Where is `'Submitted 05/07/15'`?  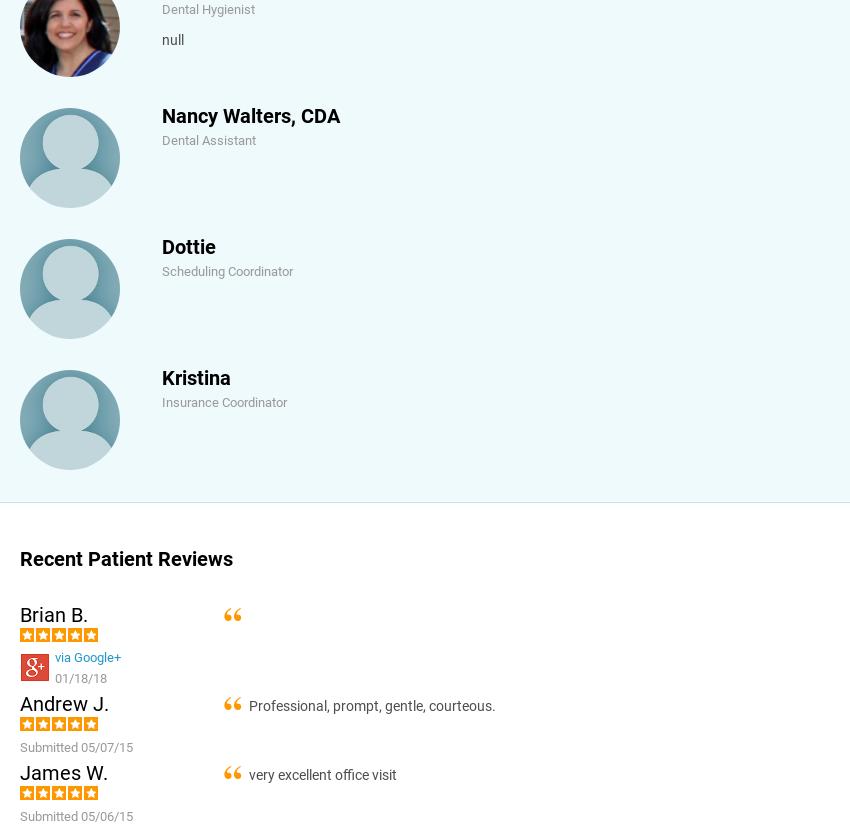
'Submitted 05/07/15' is located at coordinates (76, 746).